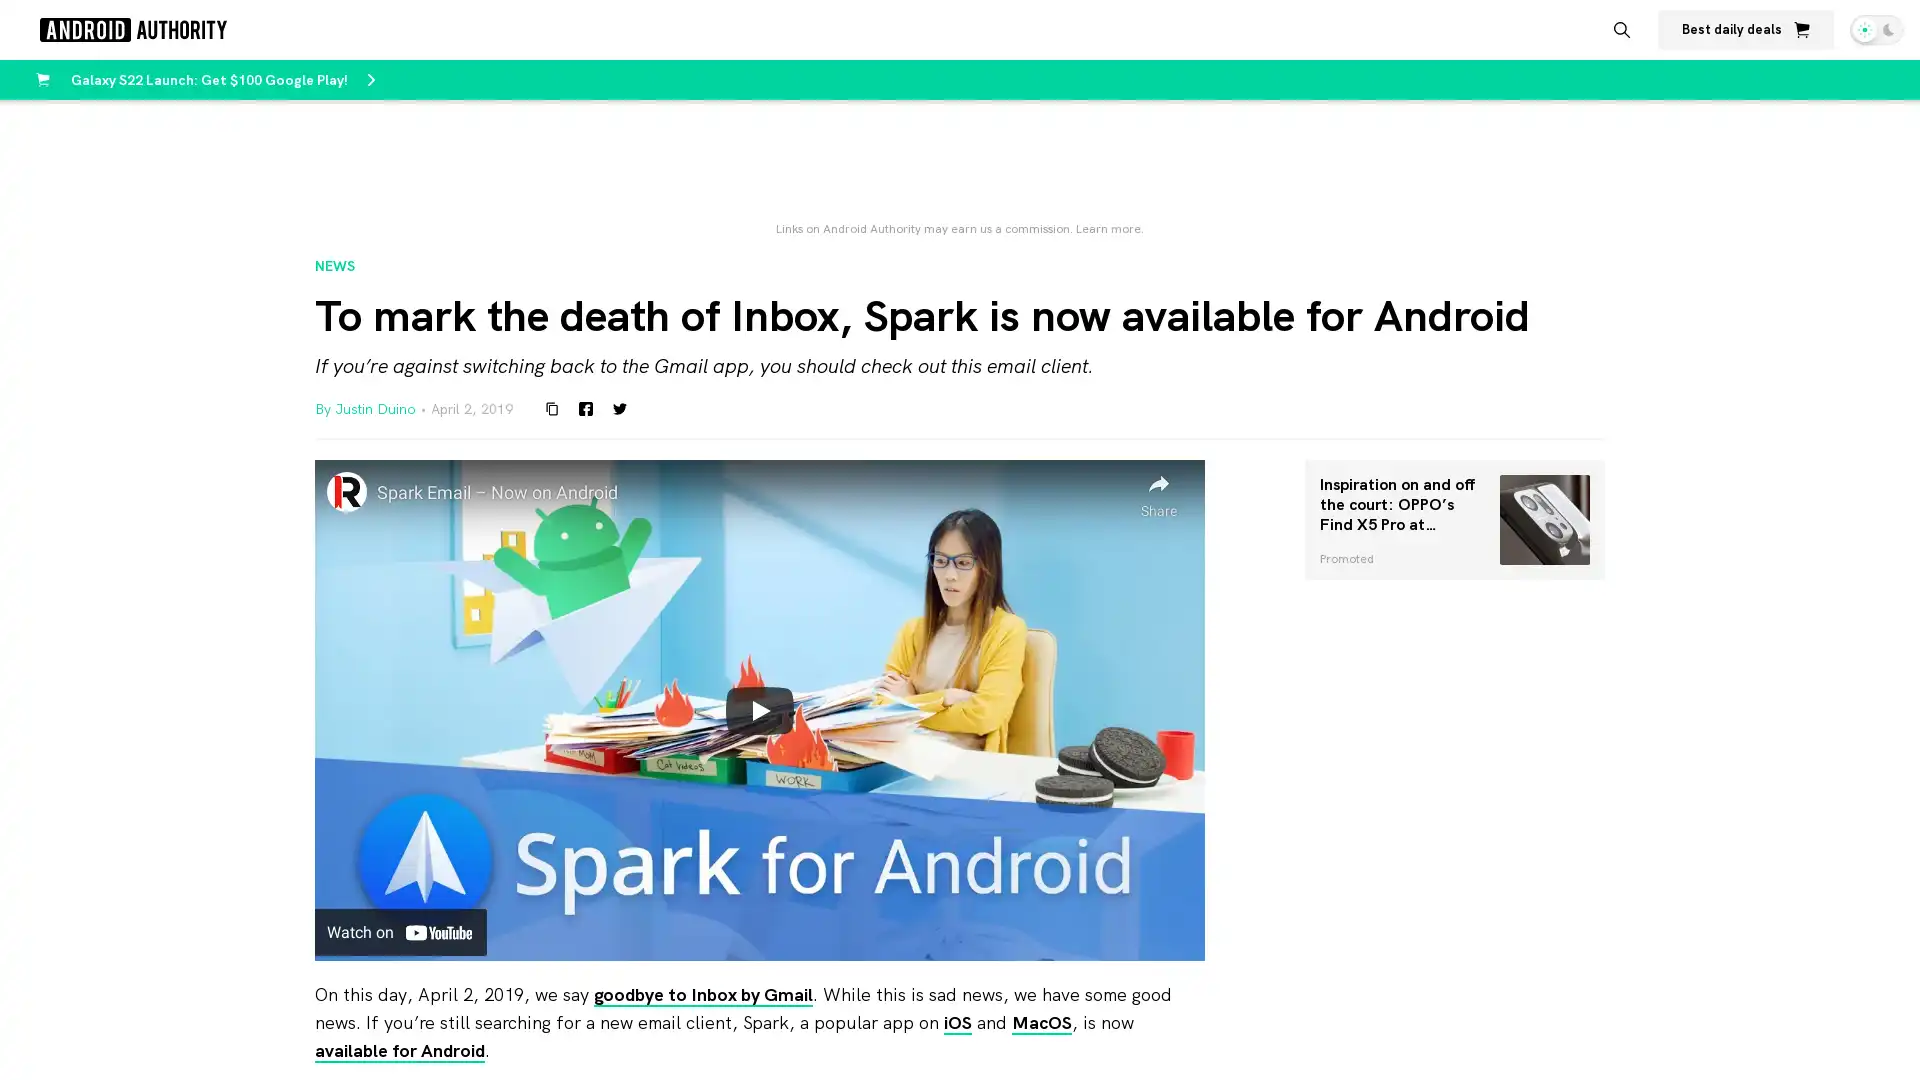 This screenshot has width=1920, height=1080. I want to click on Switch theme, so click(1875, 29).